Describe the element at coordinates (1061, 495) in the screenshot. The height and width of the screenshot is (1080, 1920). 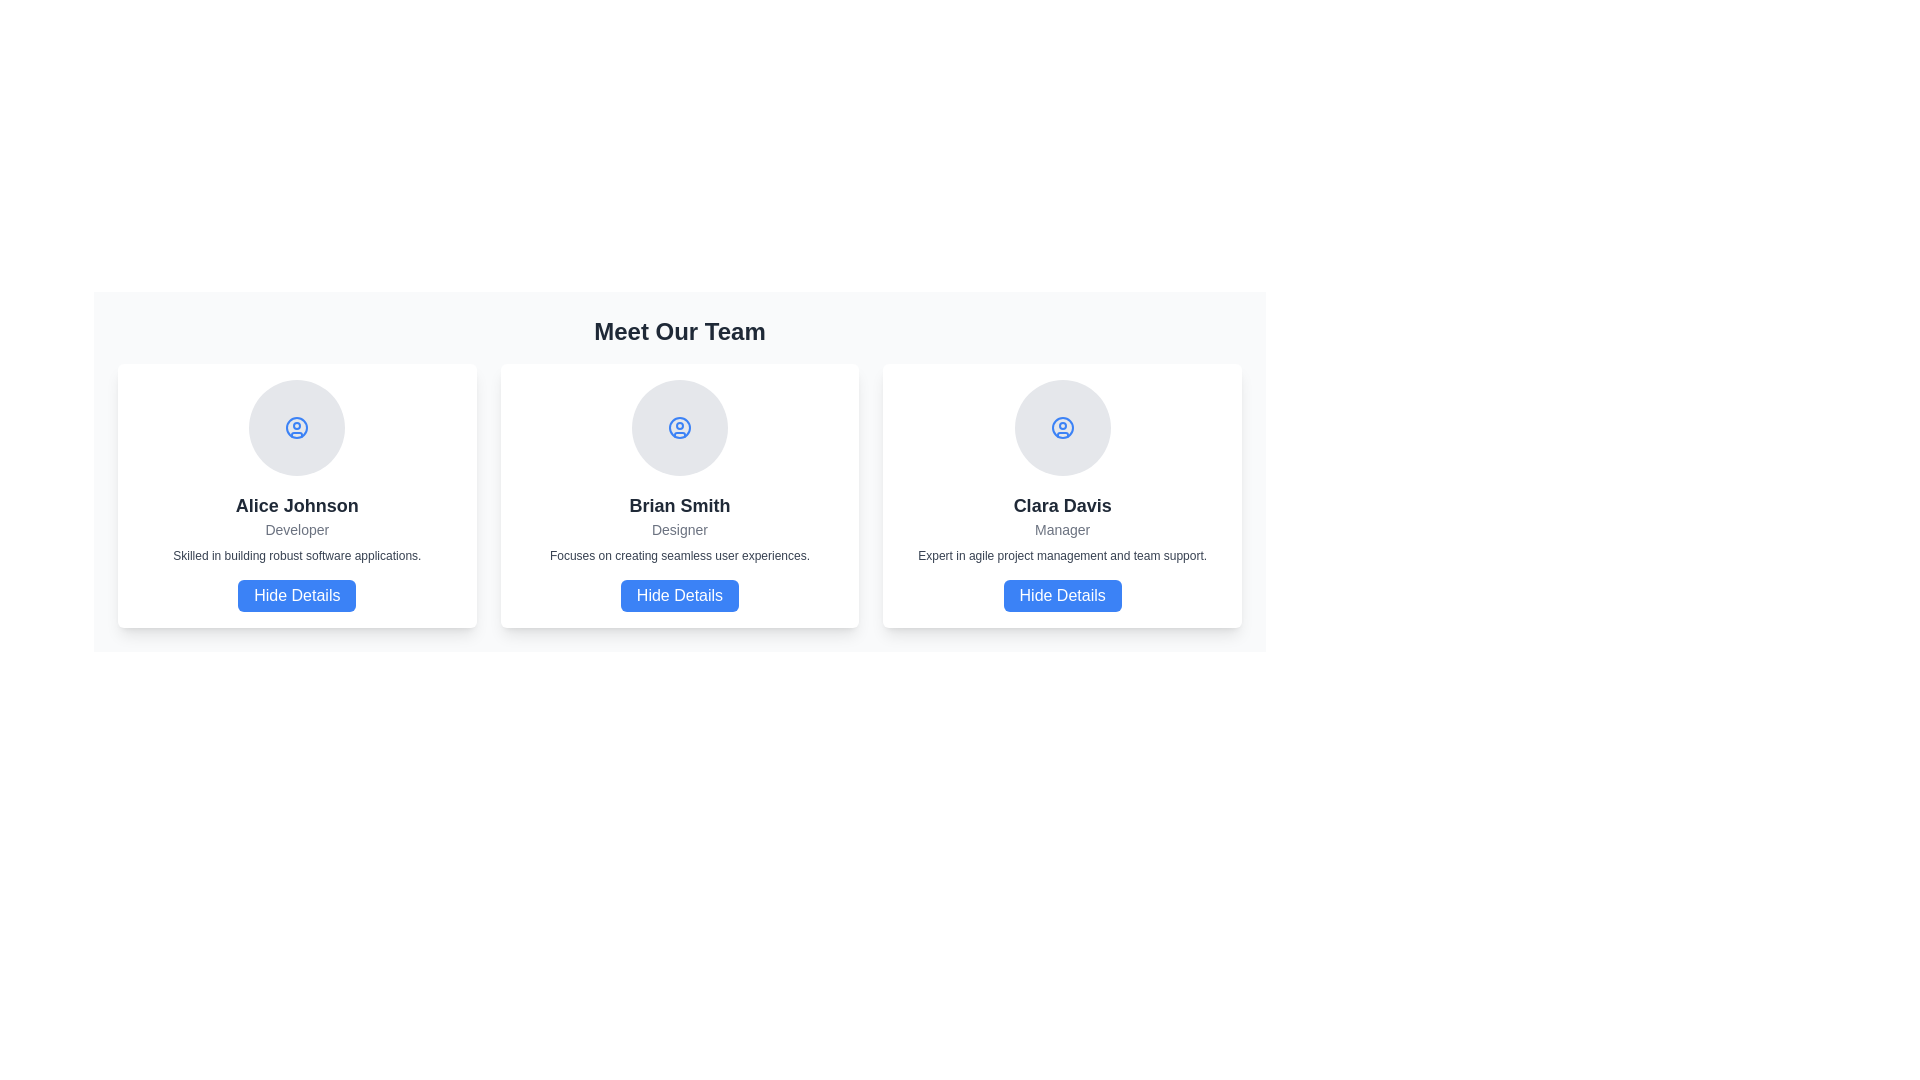
I see `text content of the team member's profile card located in the third column of the grid layout, positioned to the far right` at that location.